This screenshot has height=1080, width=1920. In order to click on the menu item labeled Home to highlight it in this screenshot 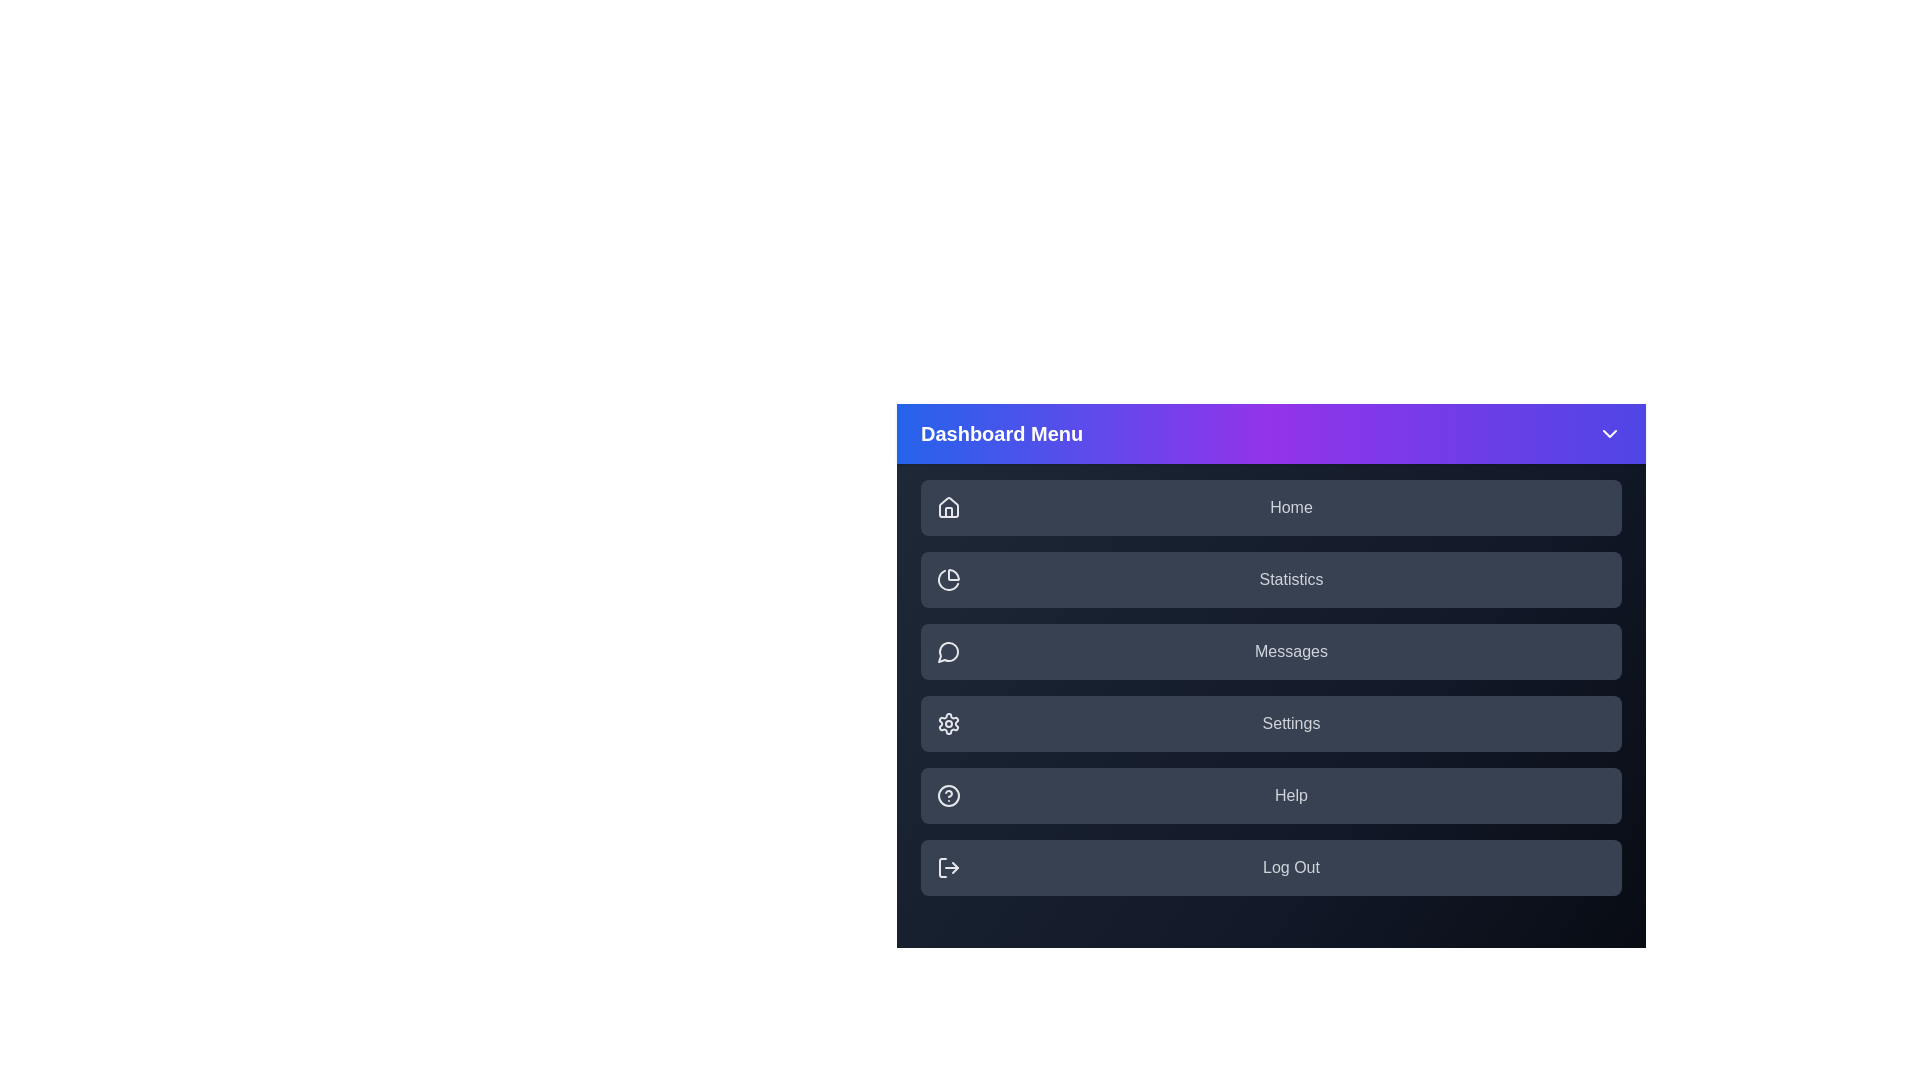, I will do `click(1270, 507)`.